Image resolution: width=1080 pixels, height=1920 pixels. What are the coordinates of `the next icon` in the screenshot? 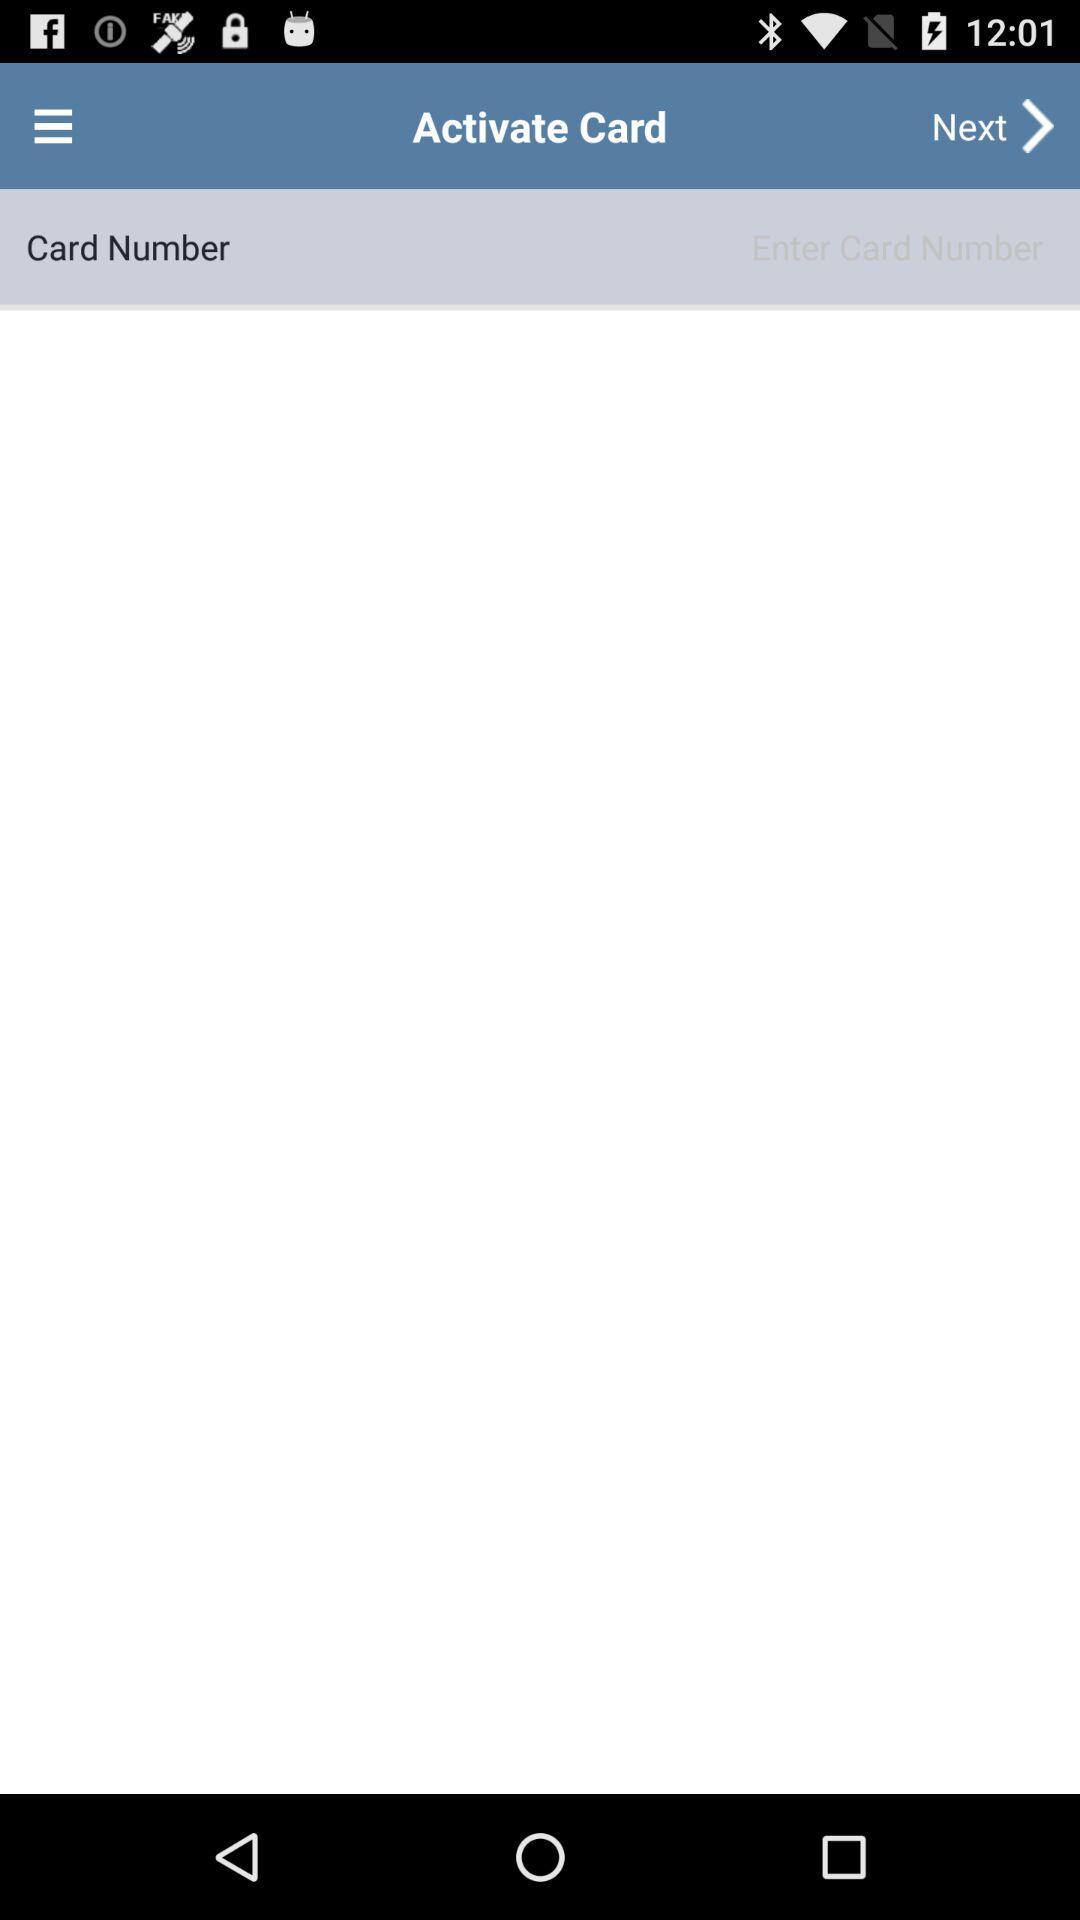 It's located at (968, 124).